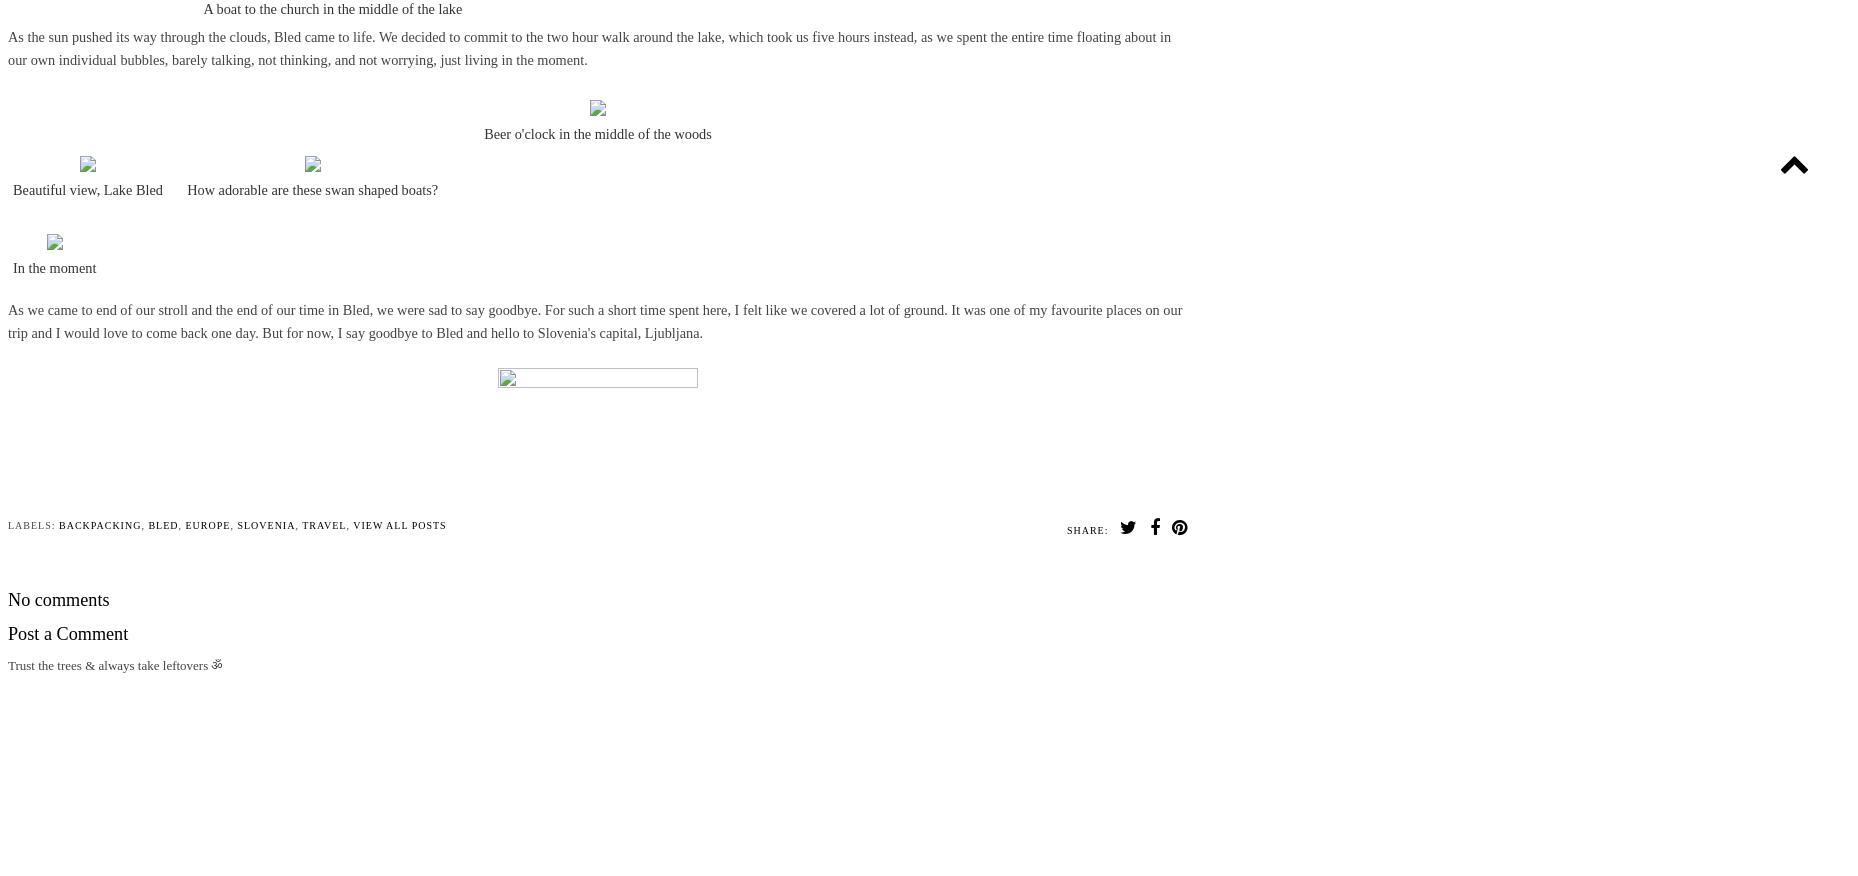 The image size is (1858, 876). What do you see at coordinates (596, 131) in the screenshot?
I see `'Beer o'clock in the middle of the woods'` at bounding box center [596, 131].